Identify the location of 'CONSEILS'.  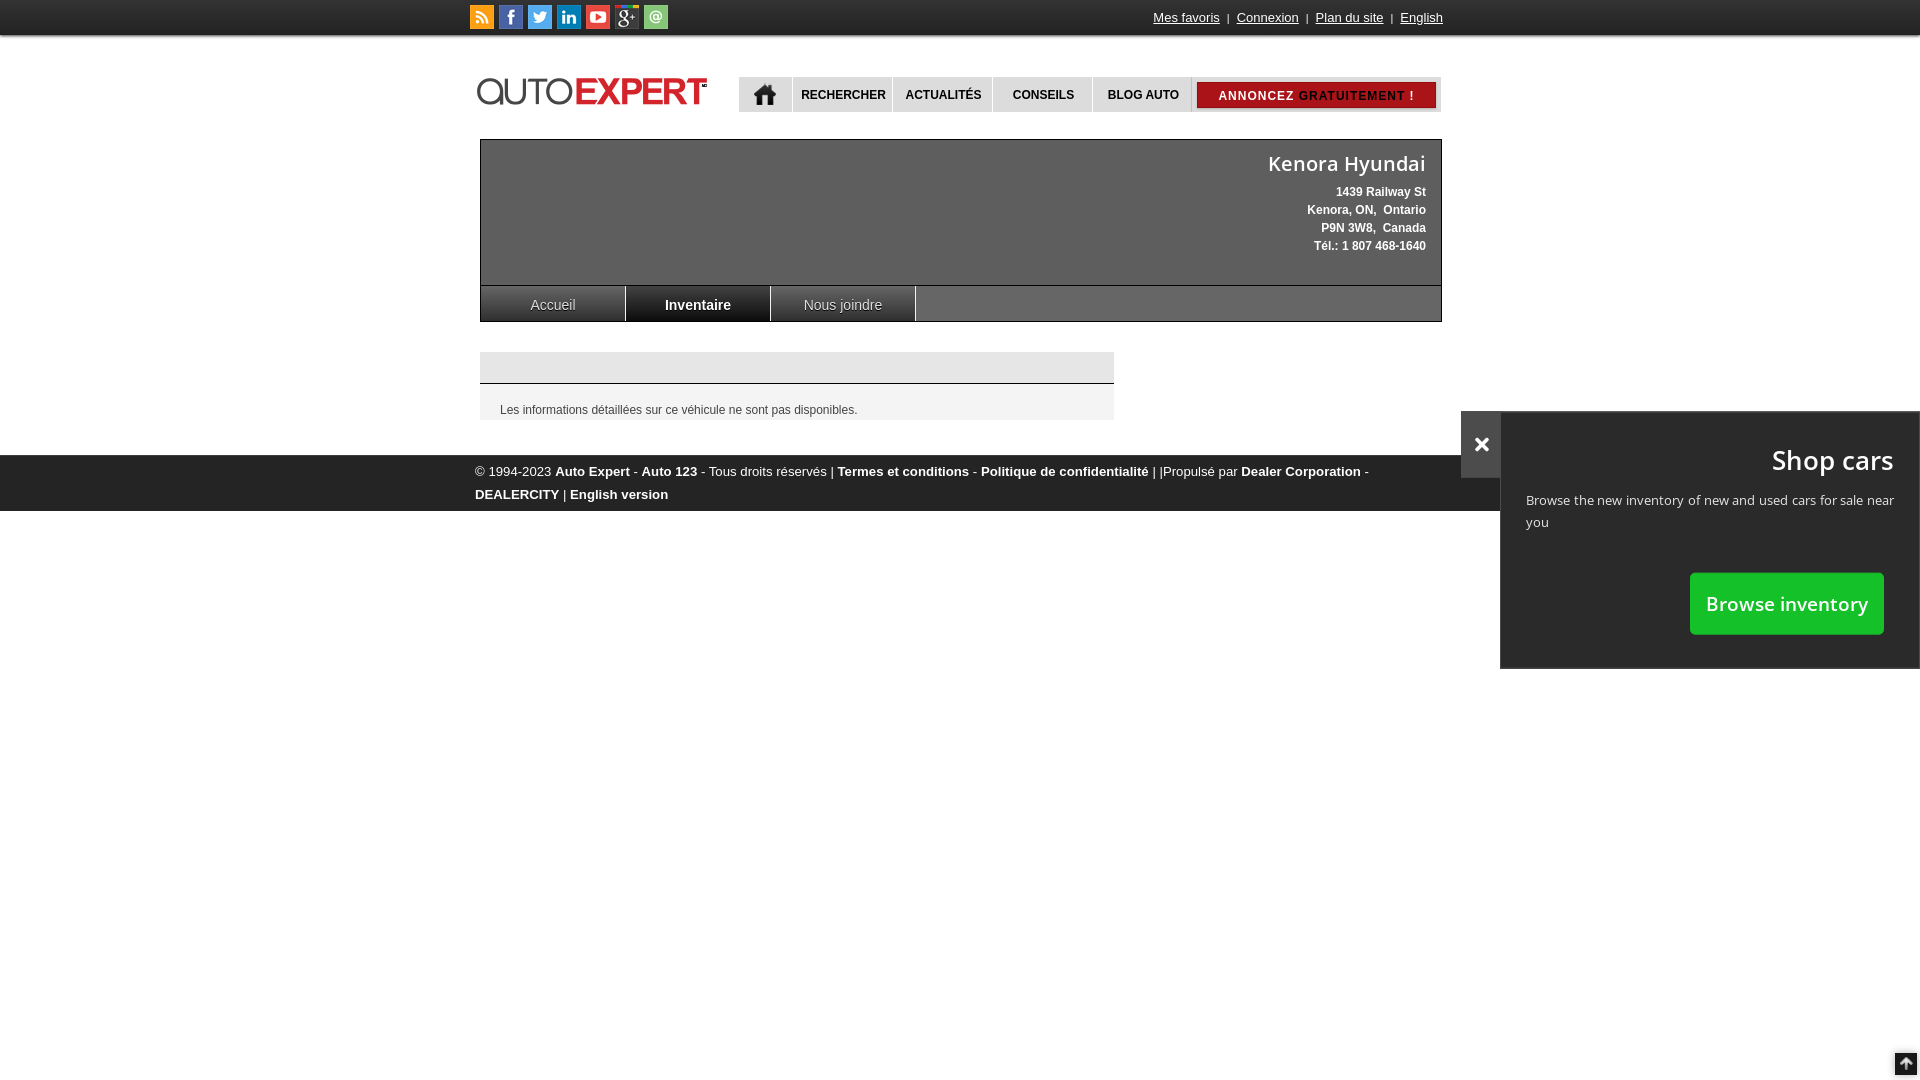
(1040, 94).